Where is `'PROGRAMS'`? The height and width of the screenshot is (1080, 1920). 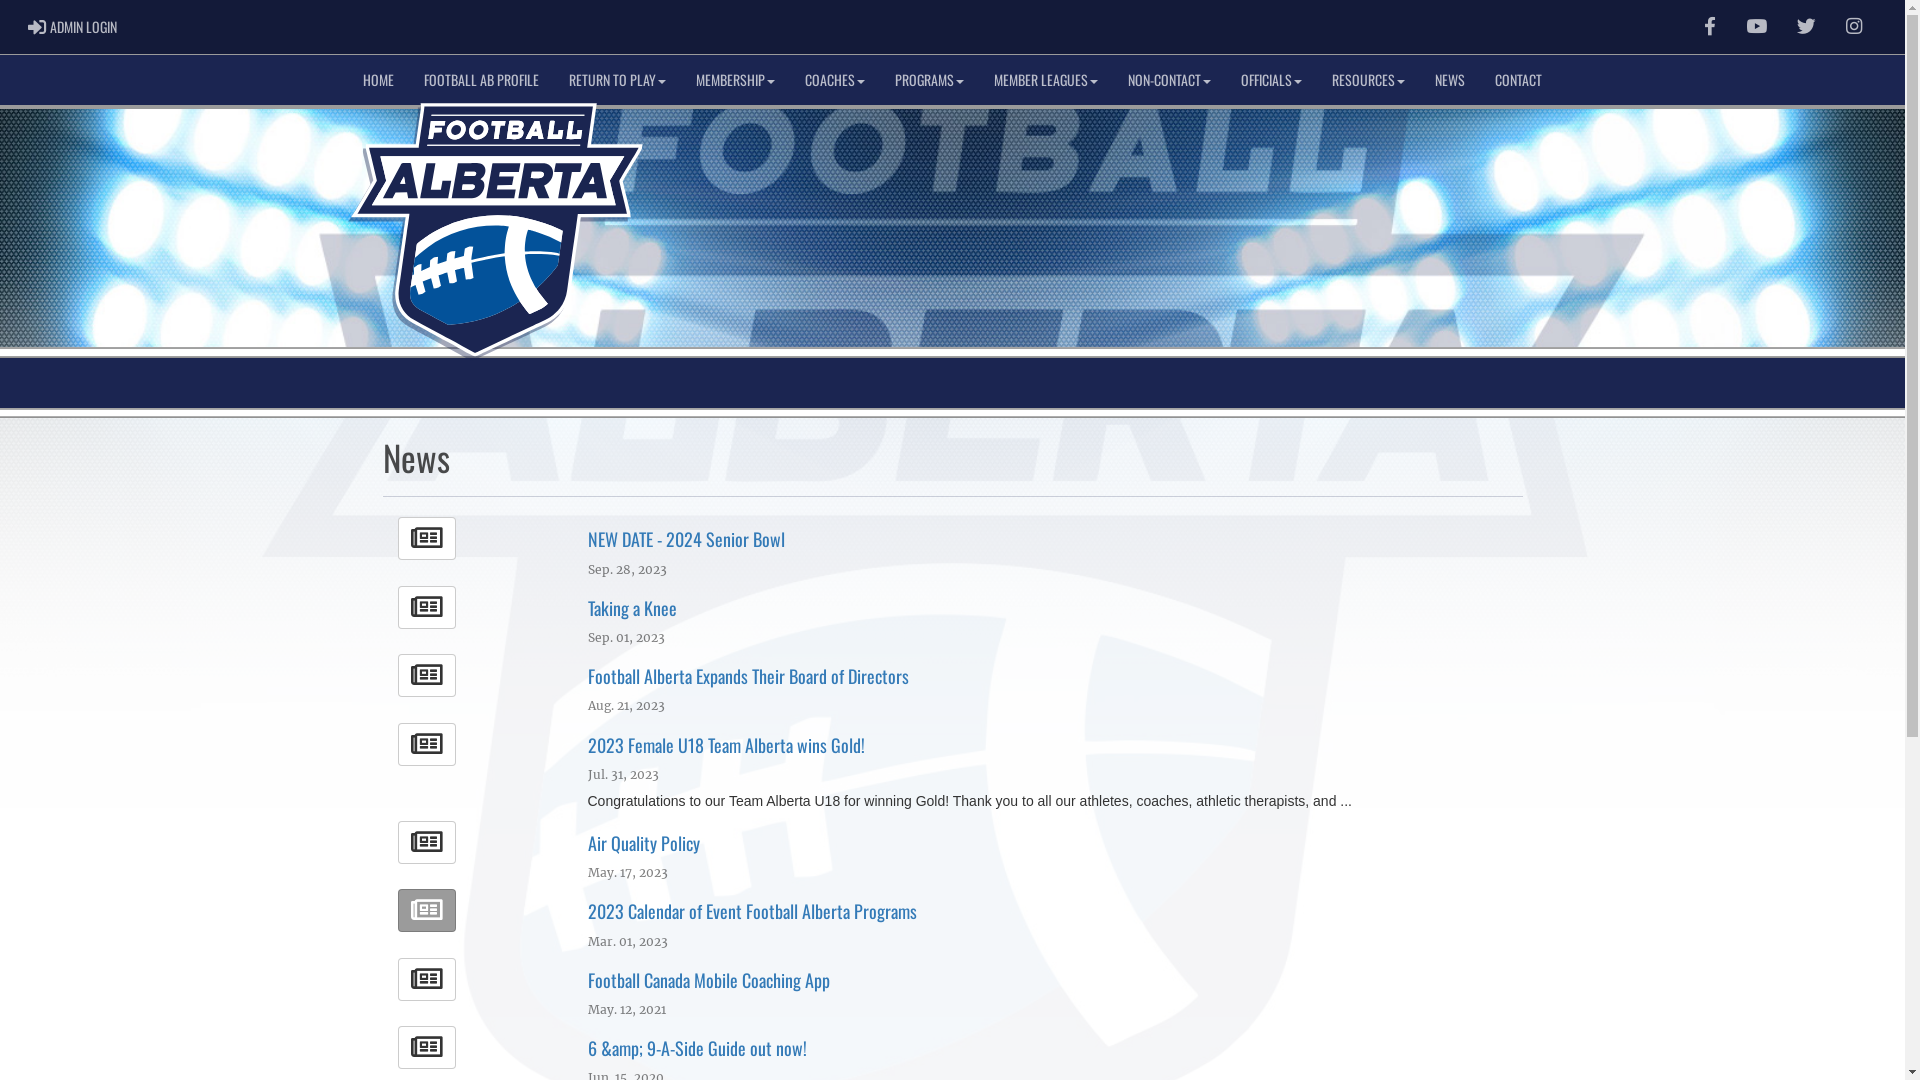 'PROGRAMS' is located at coordinates (879, 79).